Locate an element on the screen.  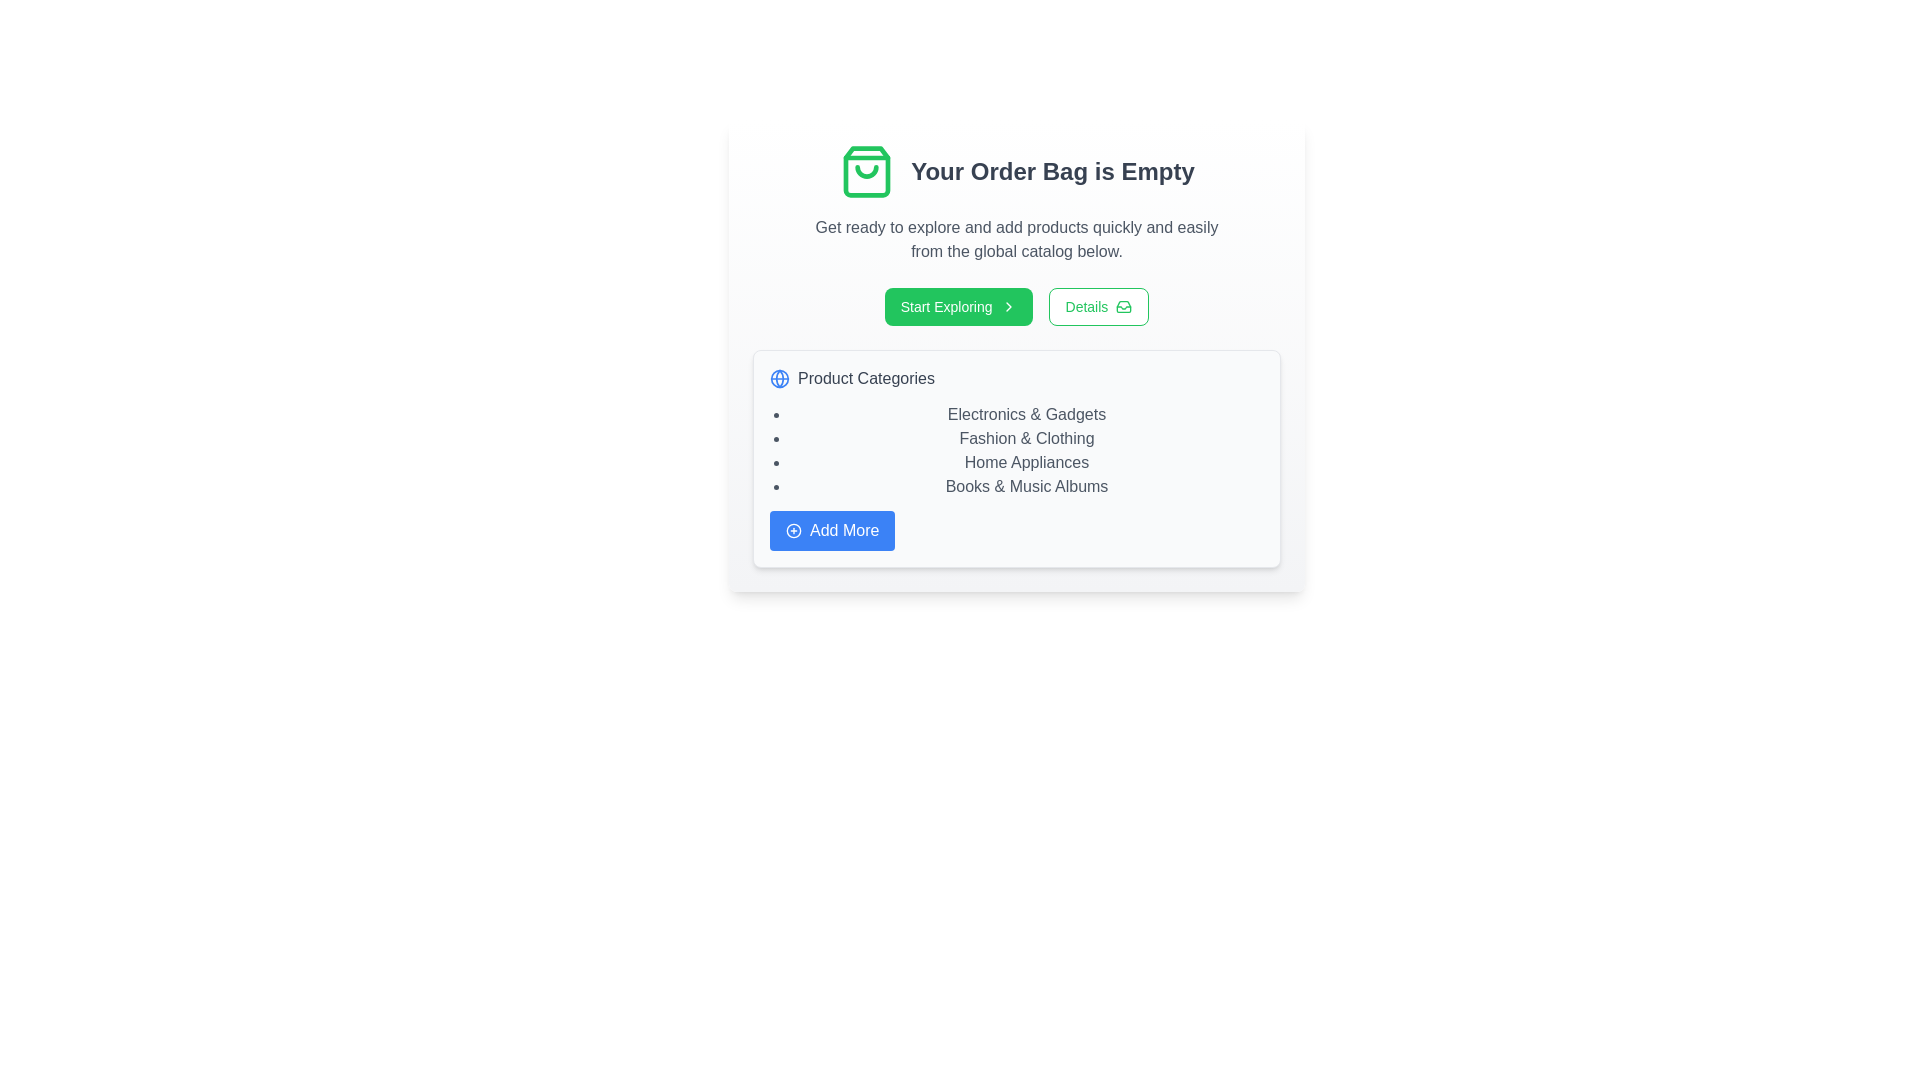
the icon representing the global or category-related concept located in the top-left corner of the 'Product Categories' heading block, next to the text label is located at coordinates (778, 378).